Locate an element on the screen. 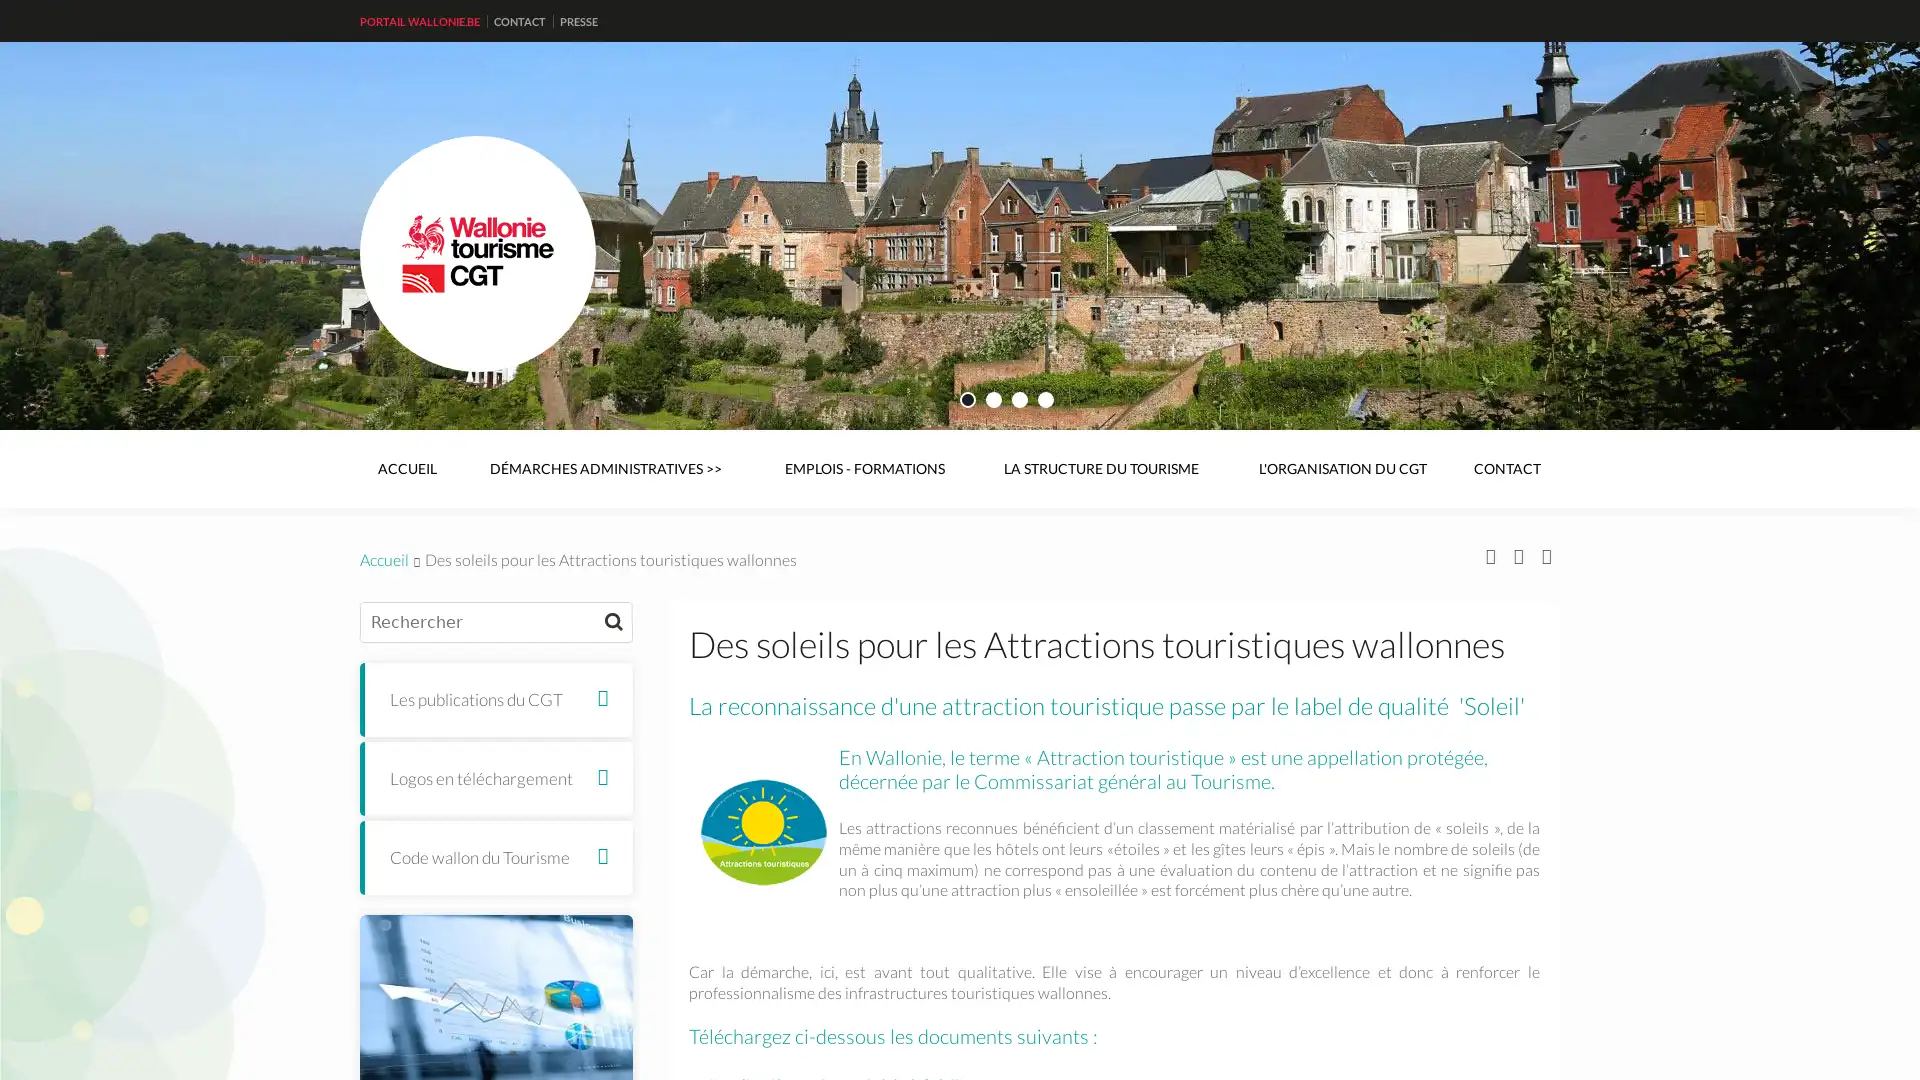  Rechercher is located at coordinates (613, 620).